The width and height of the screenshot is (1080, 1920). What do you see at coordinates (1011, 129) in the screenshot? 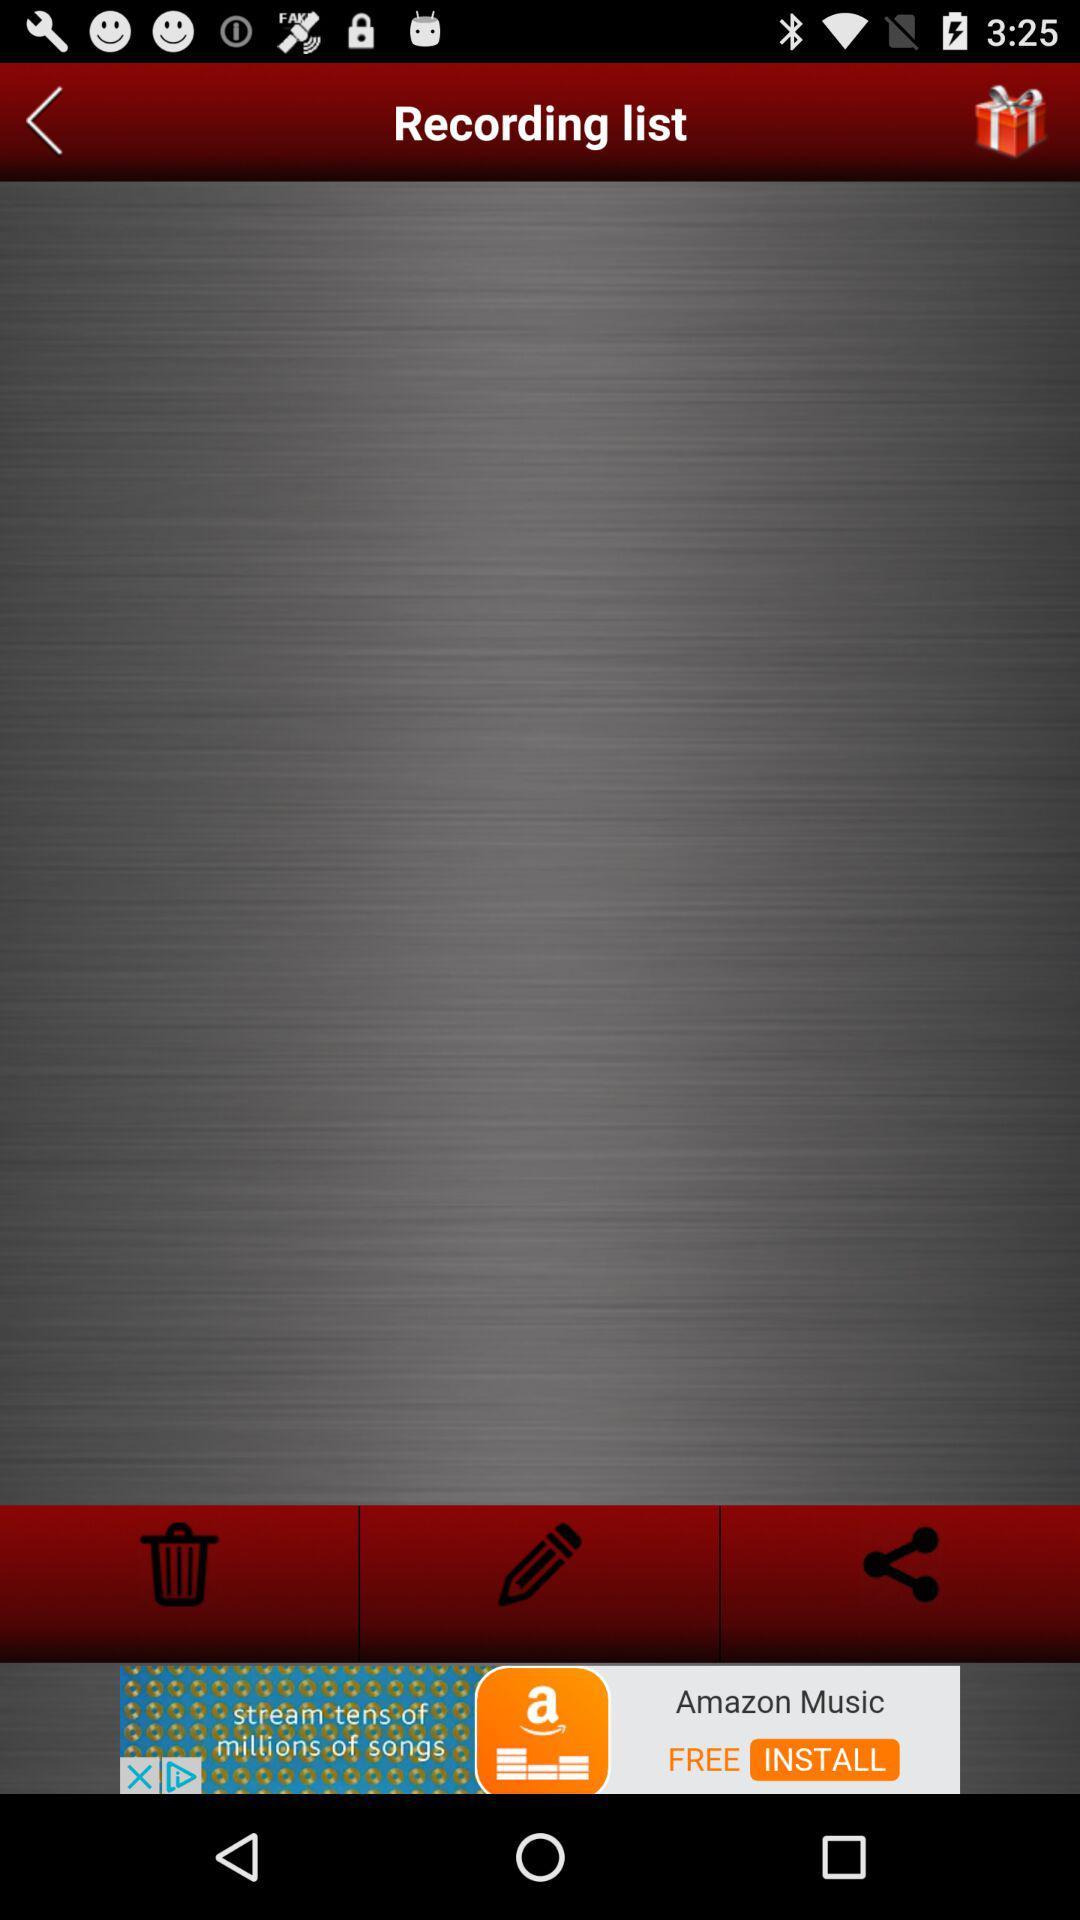
I see `the gift icon` at bounding box center [1011, 129].